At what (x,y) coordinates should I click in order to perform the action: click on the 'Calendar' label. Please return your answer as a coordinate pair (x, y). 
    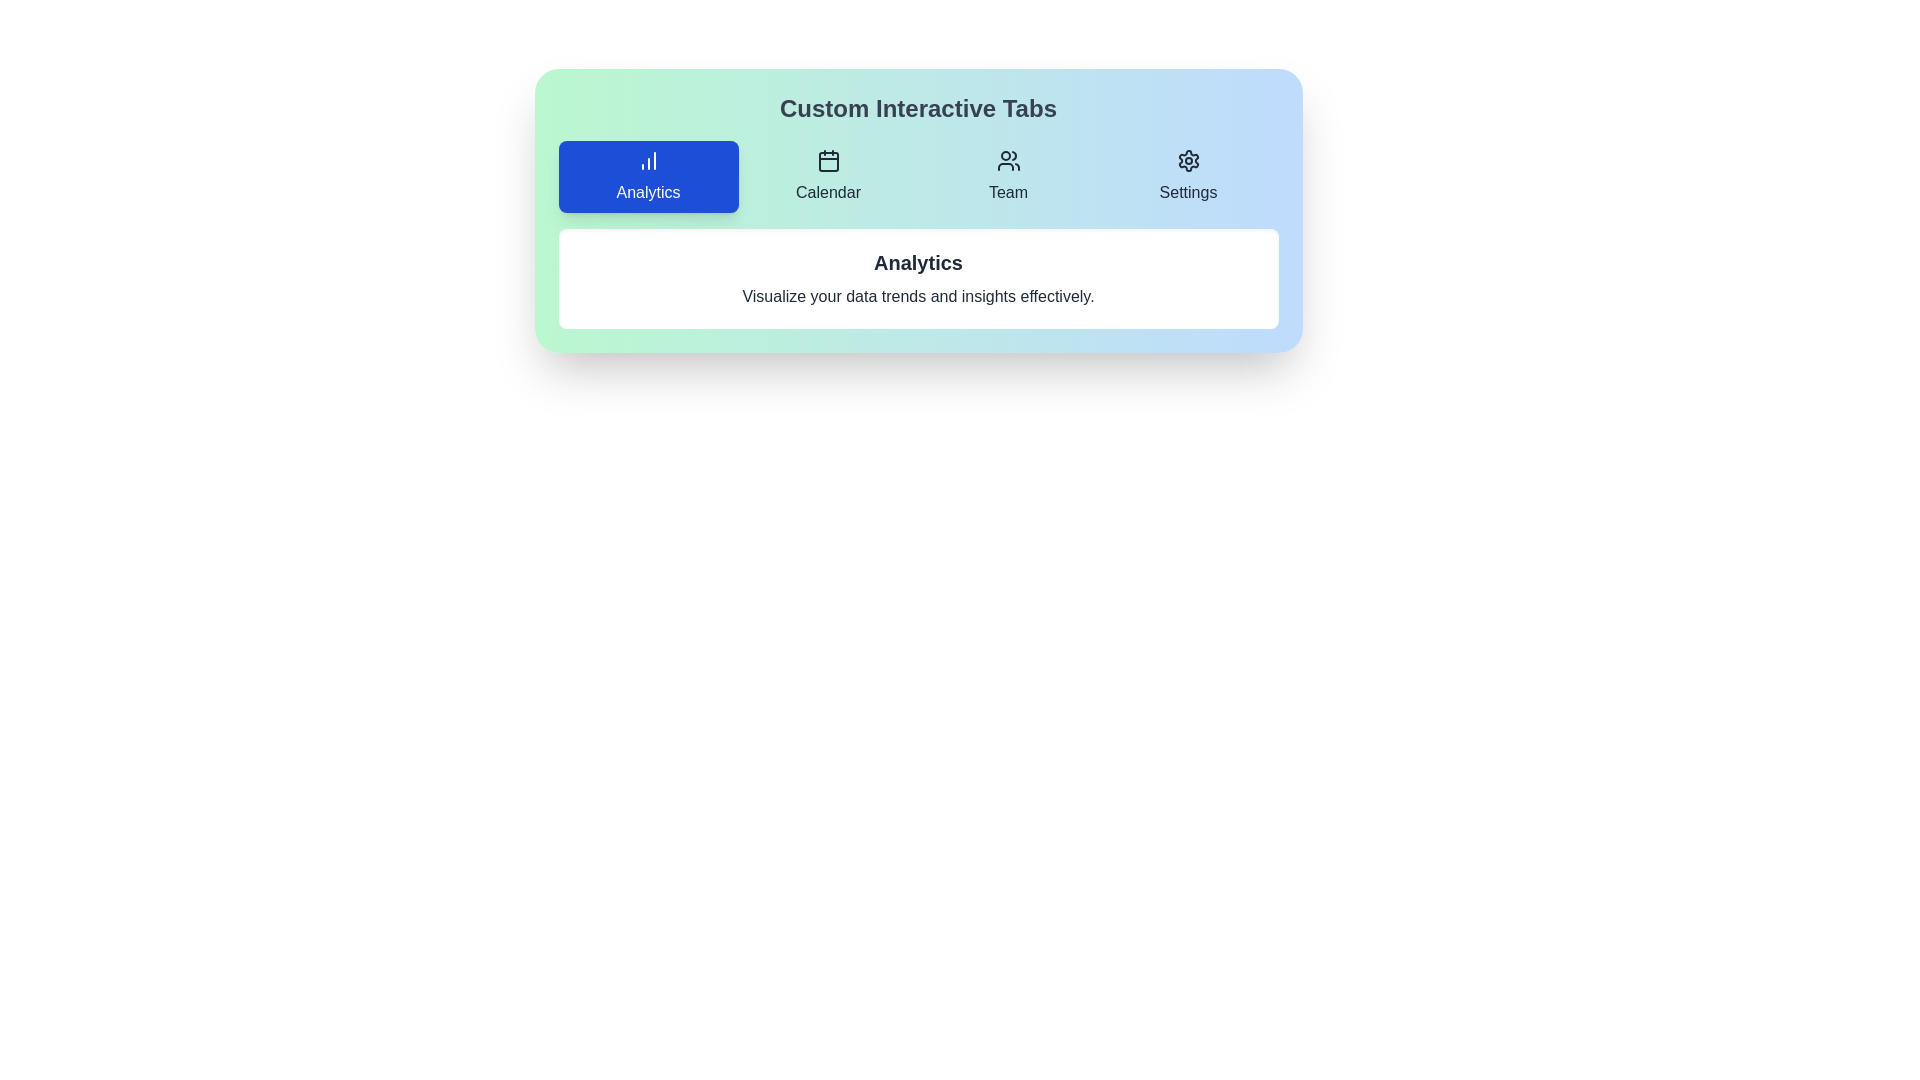
    Looking at the image, I should click on (828, 192).